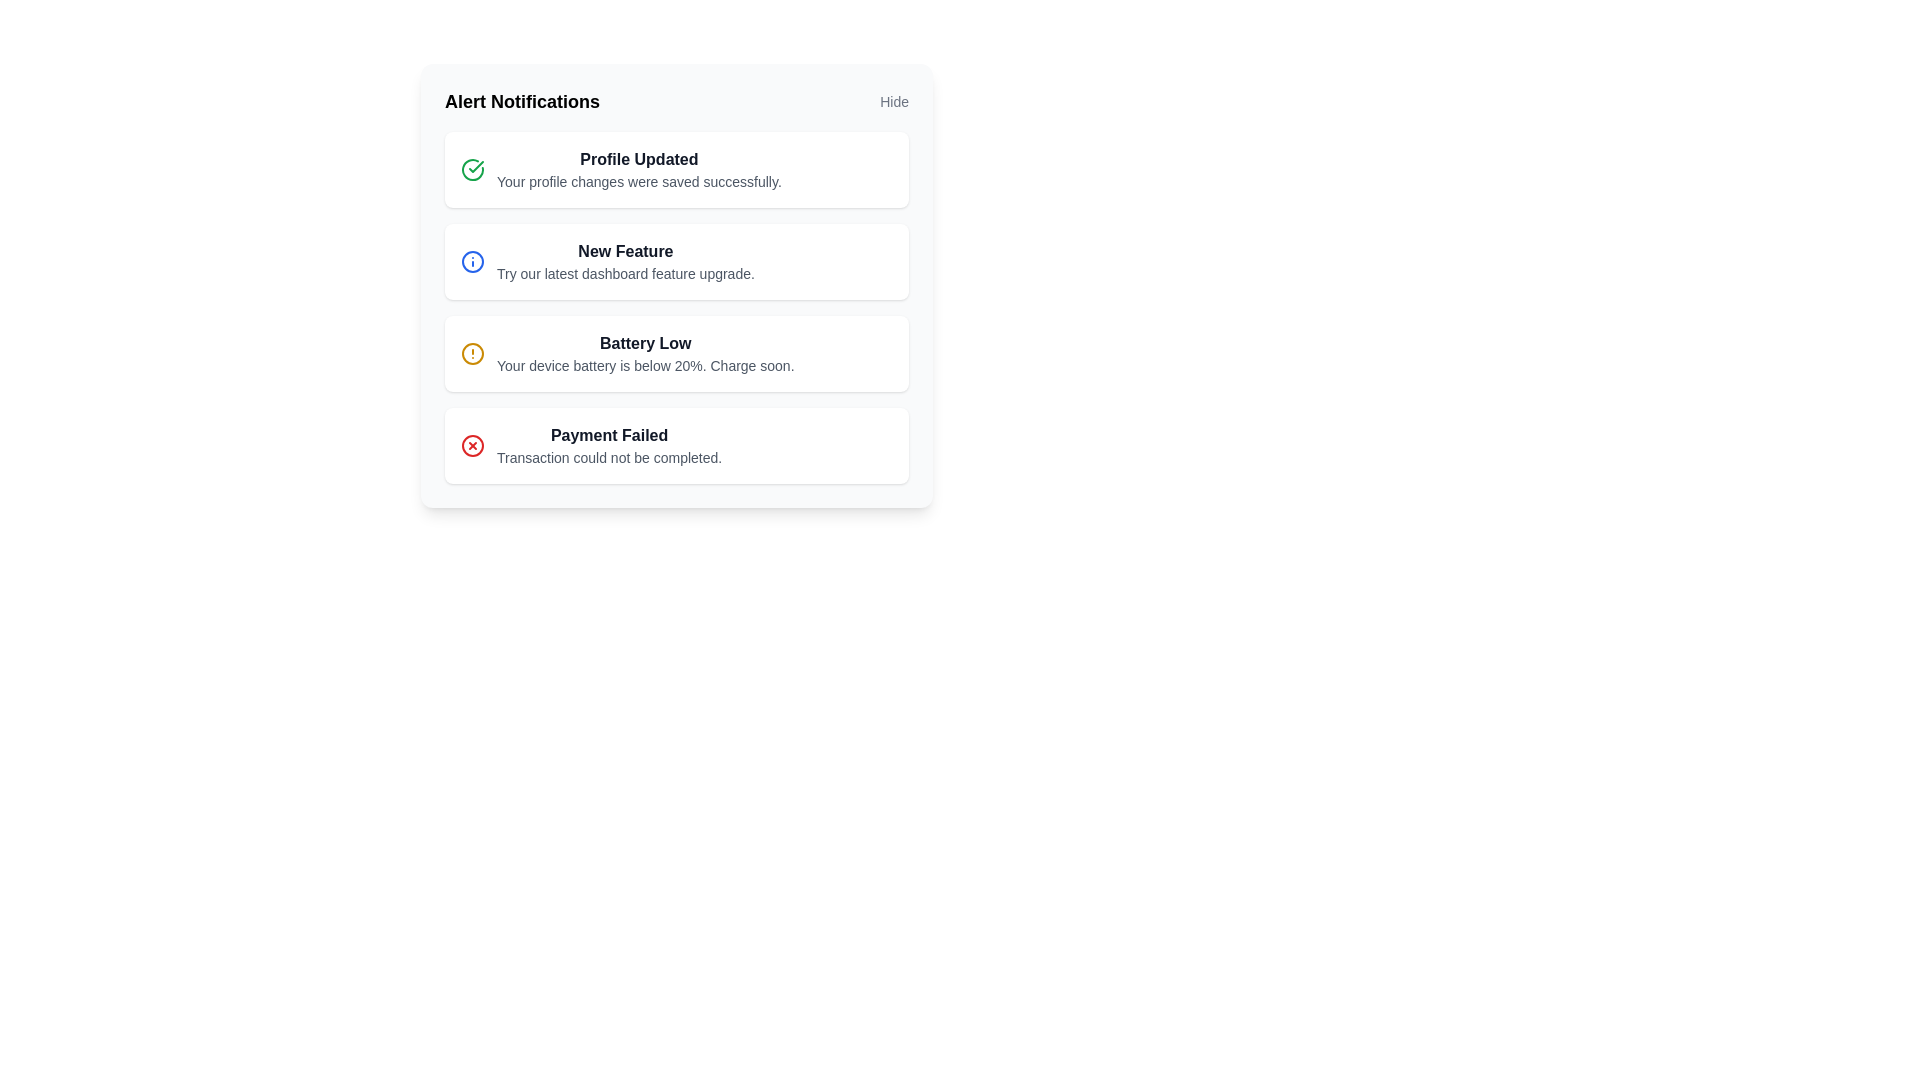 The width and height of the screenshot is (1920, 1080). I want to click on the notification alert about the failed payment attempt, which is the fourth notification block in the 'Alert Notifications' section, so click(676, 445).